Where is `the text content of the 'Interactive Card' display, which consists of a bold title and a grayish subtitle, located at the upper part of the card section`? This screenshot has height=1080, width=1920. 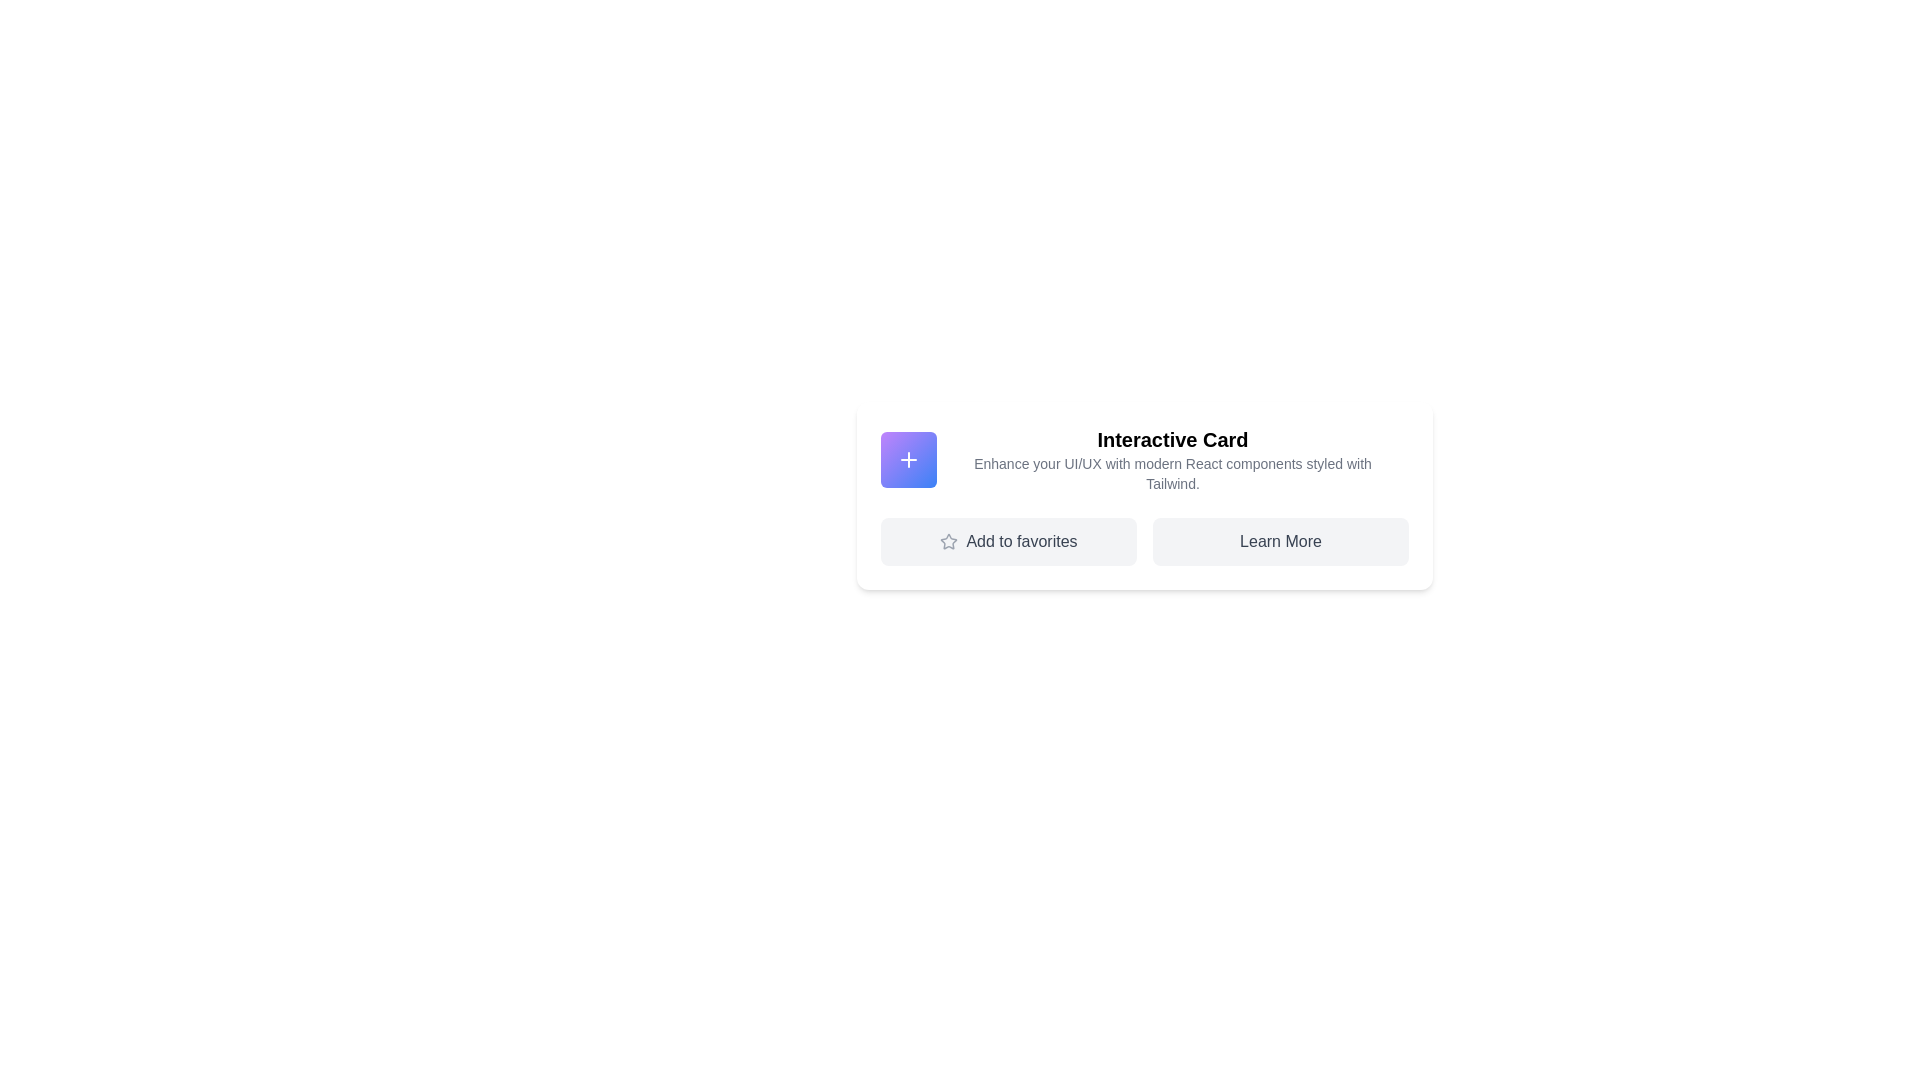 the text content of the 'Interactive Card' display, which consists of a bold title and a grayish subtitle, located at the upper part of the card section is located at coordinates (1172, 459).